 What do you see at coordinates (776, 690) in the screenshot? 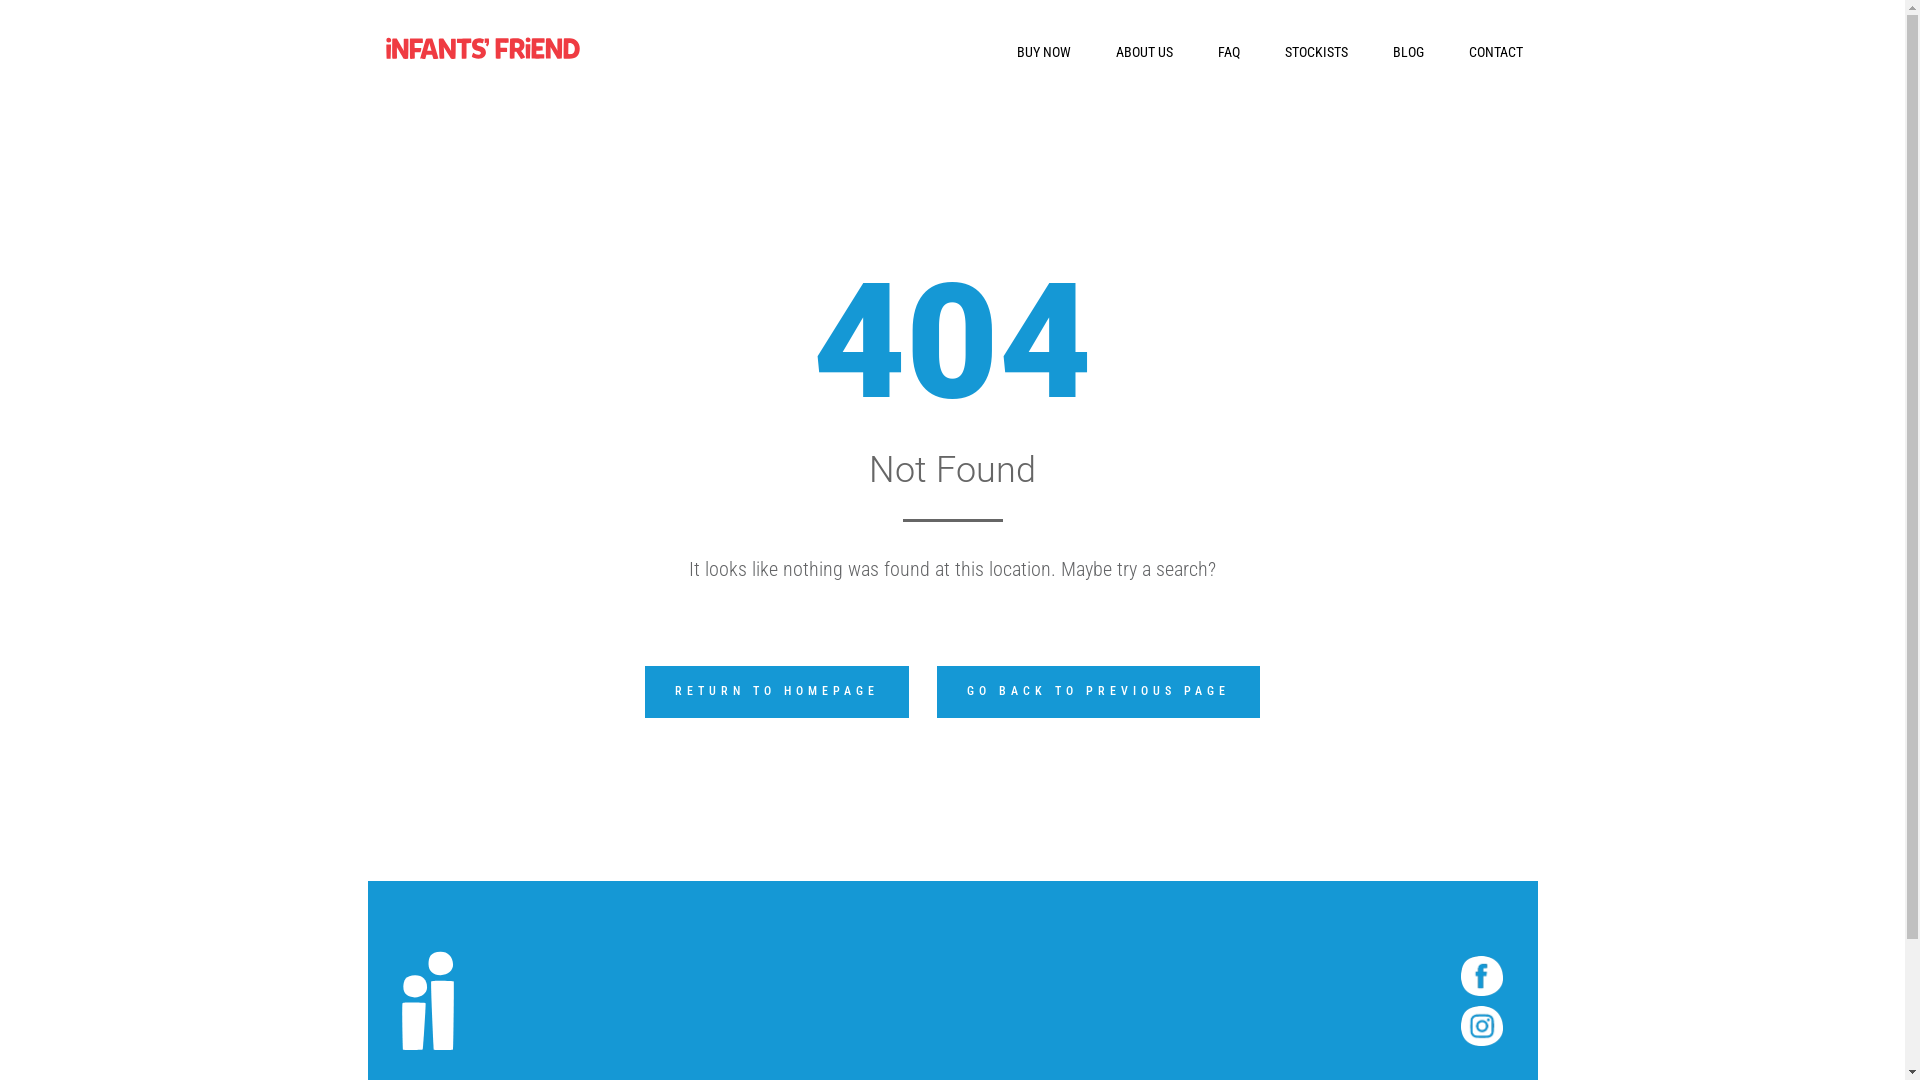
I see `'RETURN TO HOMEPAGE'` at bounding box center [776, 690].